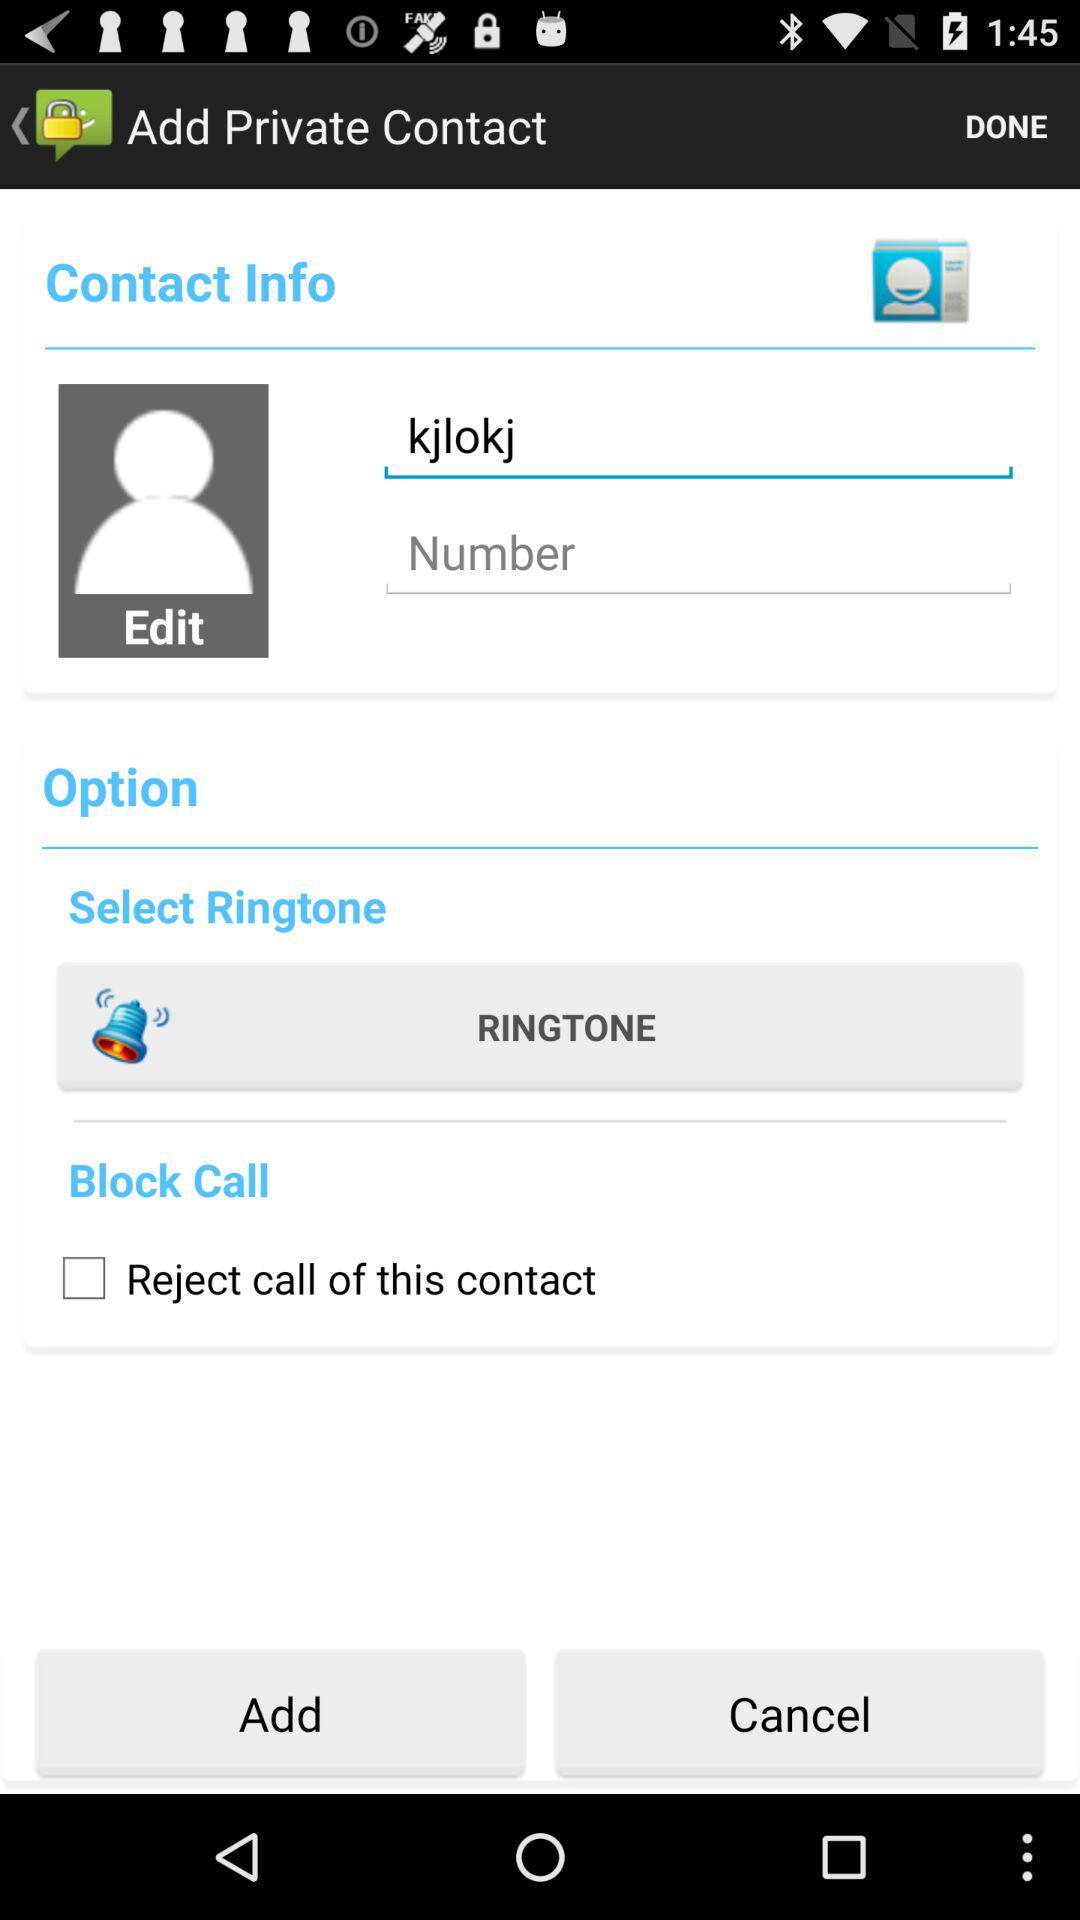 Image resolution: width=1080 pixels, height=1920 pixels. Describe the element at coordinates (697, 552) in the screenshot. I see `the icon below the kjlokj` at that location.